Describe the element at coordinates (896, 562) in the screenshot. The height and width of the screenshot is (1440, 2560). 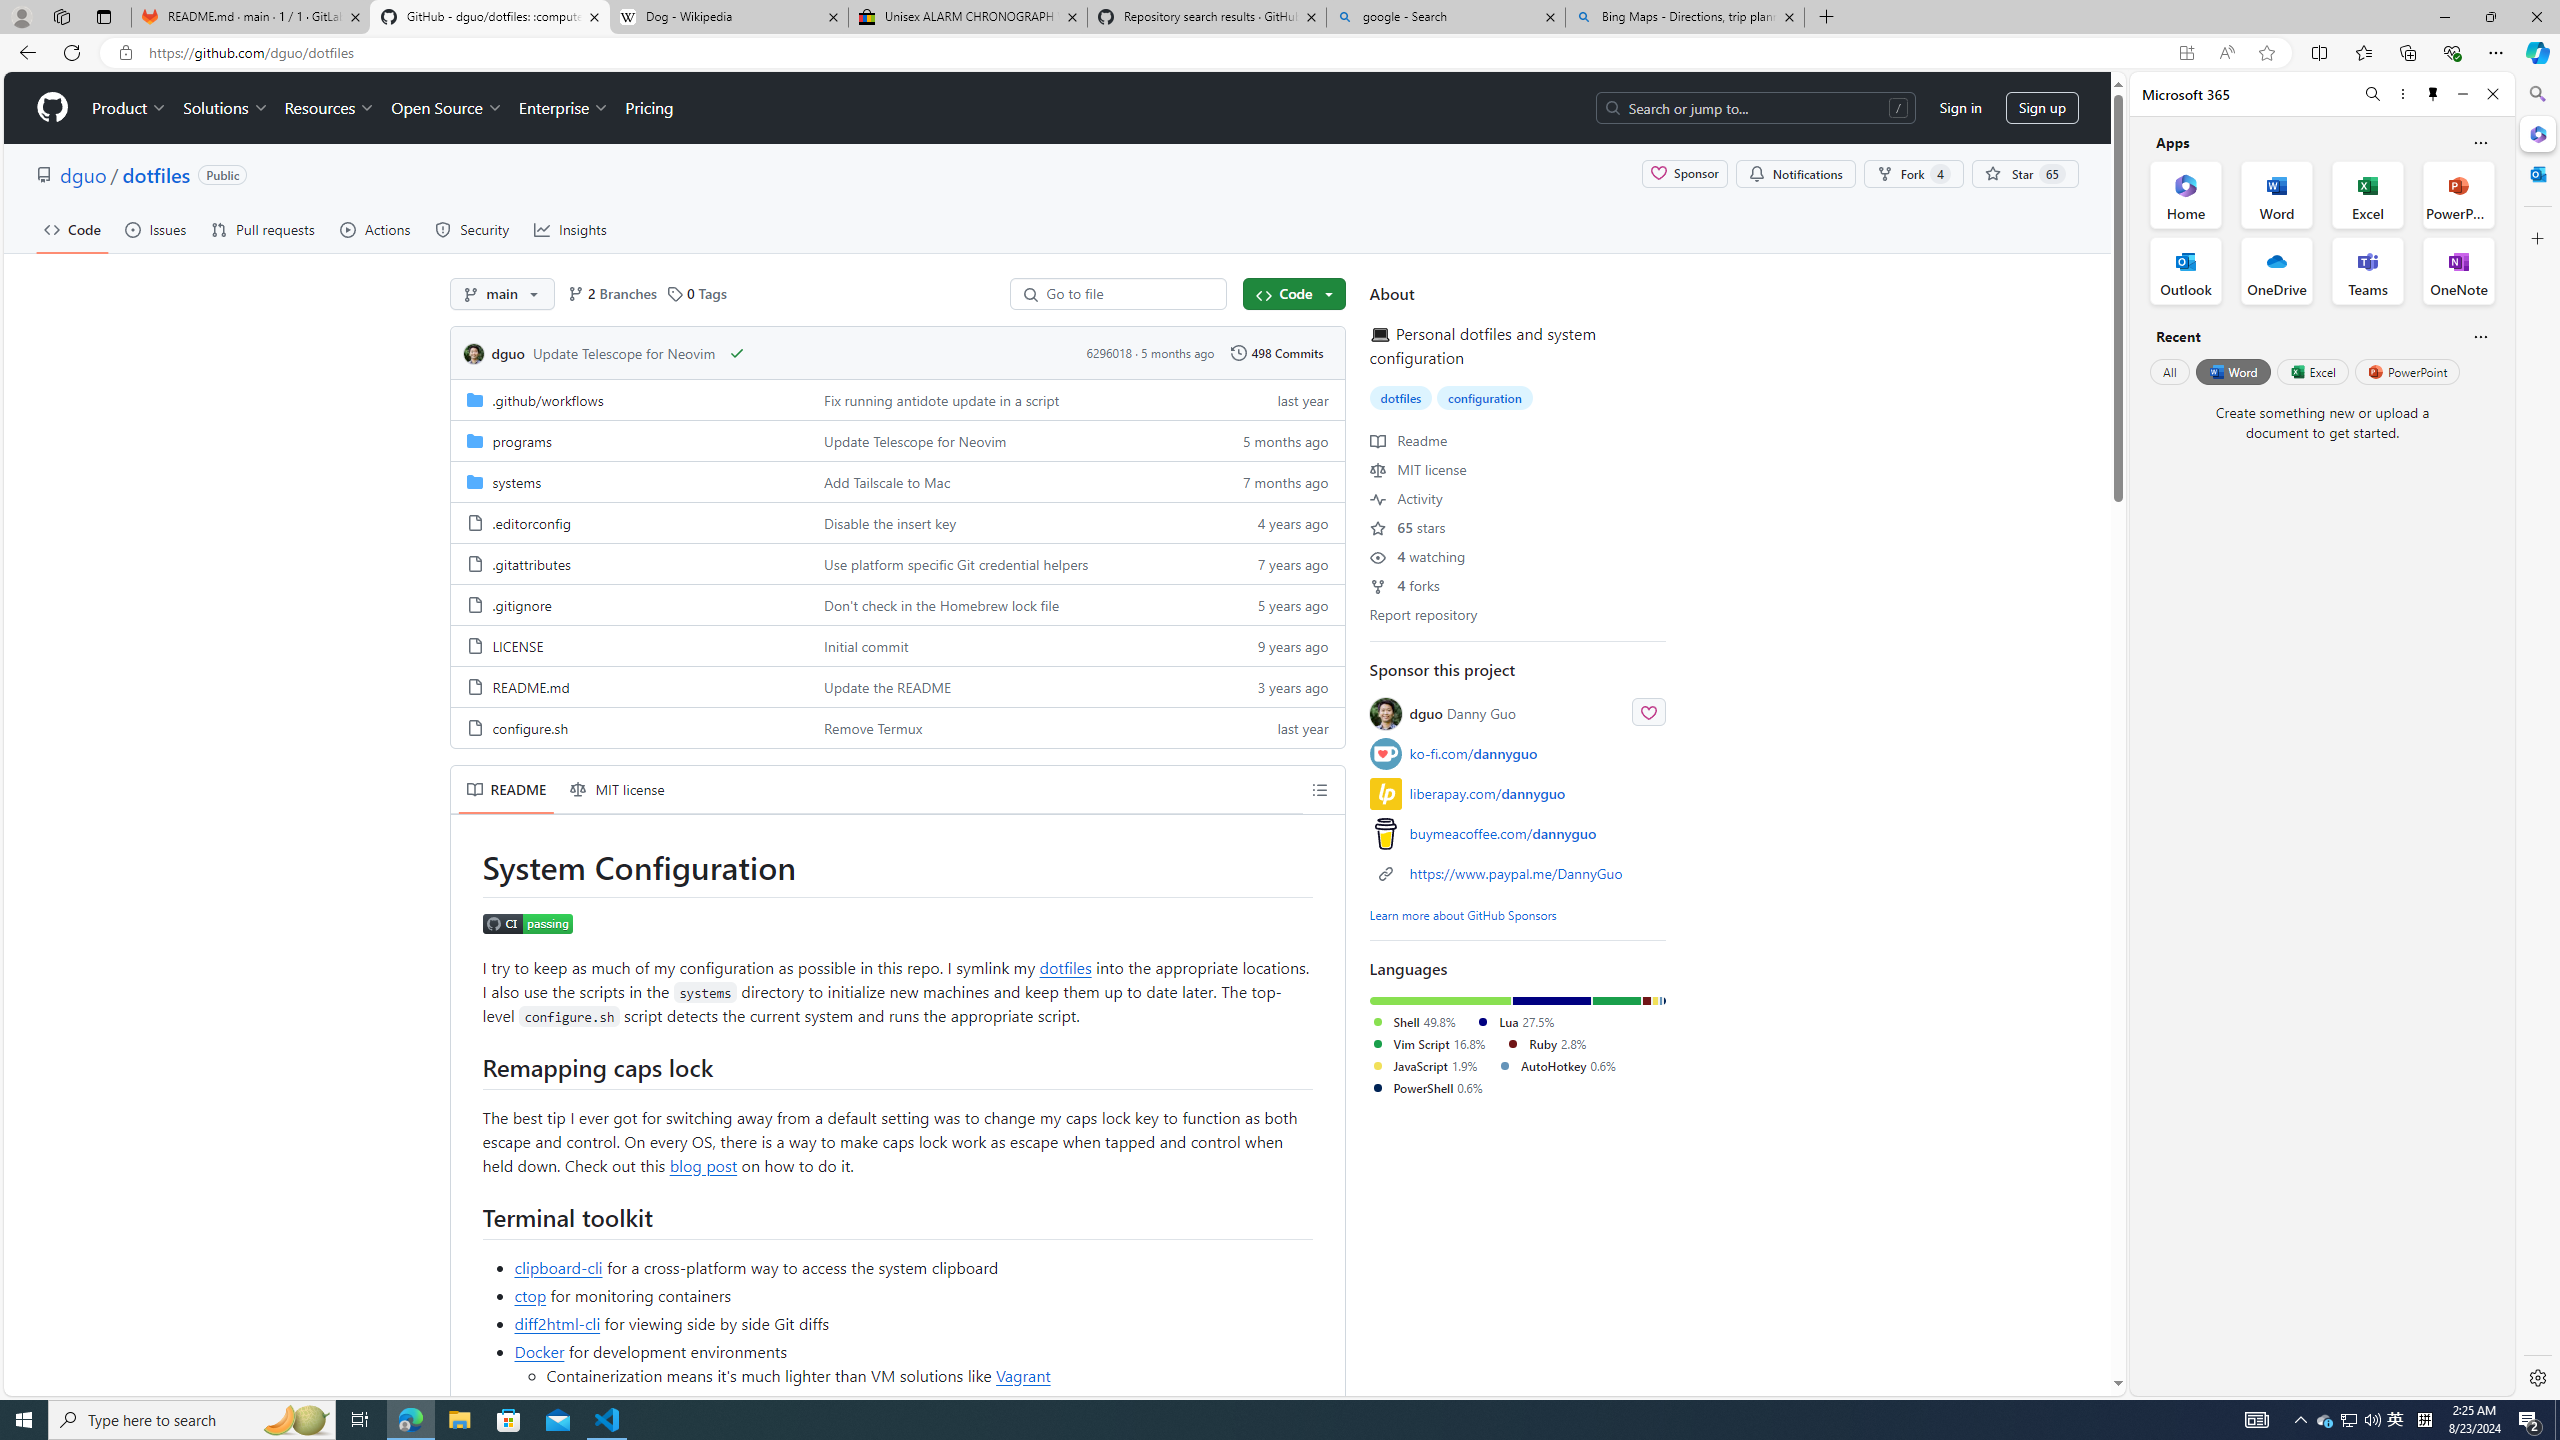
I see `'AutomationID: folder-row-4'` at that location.